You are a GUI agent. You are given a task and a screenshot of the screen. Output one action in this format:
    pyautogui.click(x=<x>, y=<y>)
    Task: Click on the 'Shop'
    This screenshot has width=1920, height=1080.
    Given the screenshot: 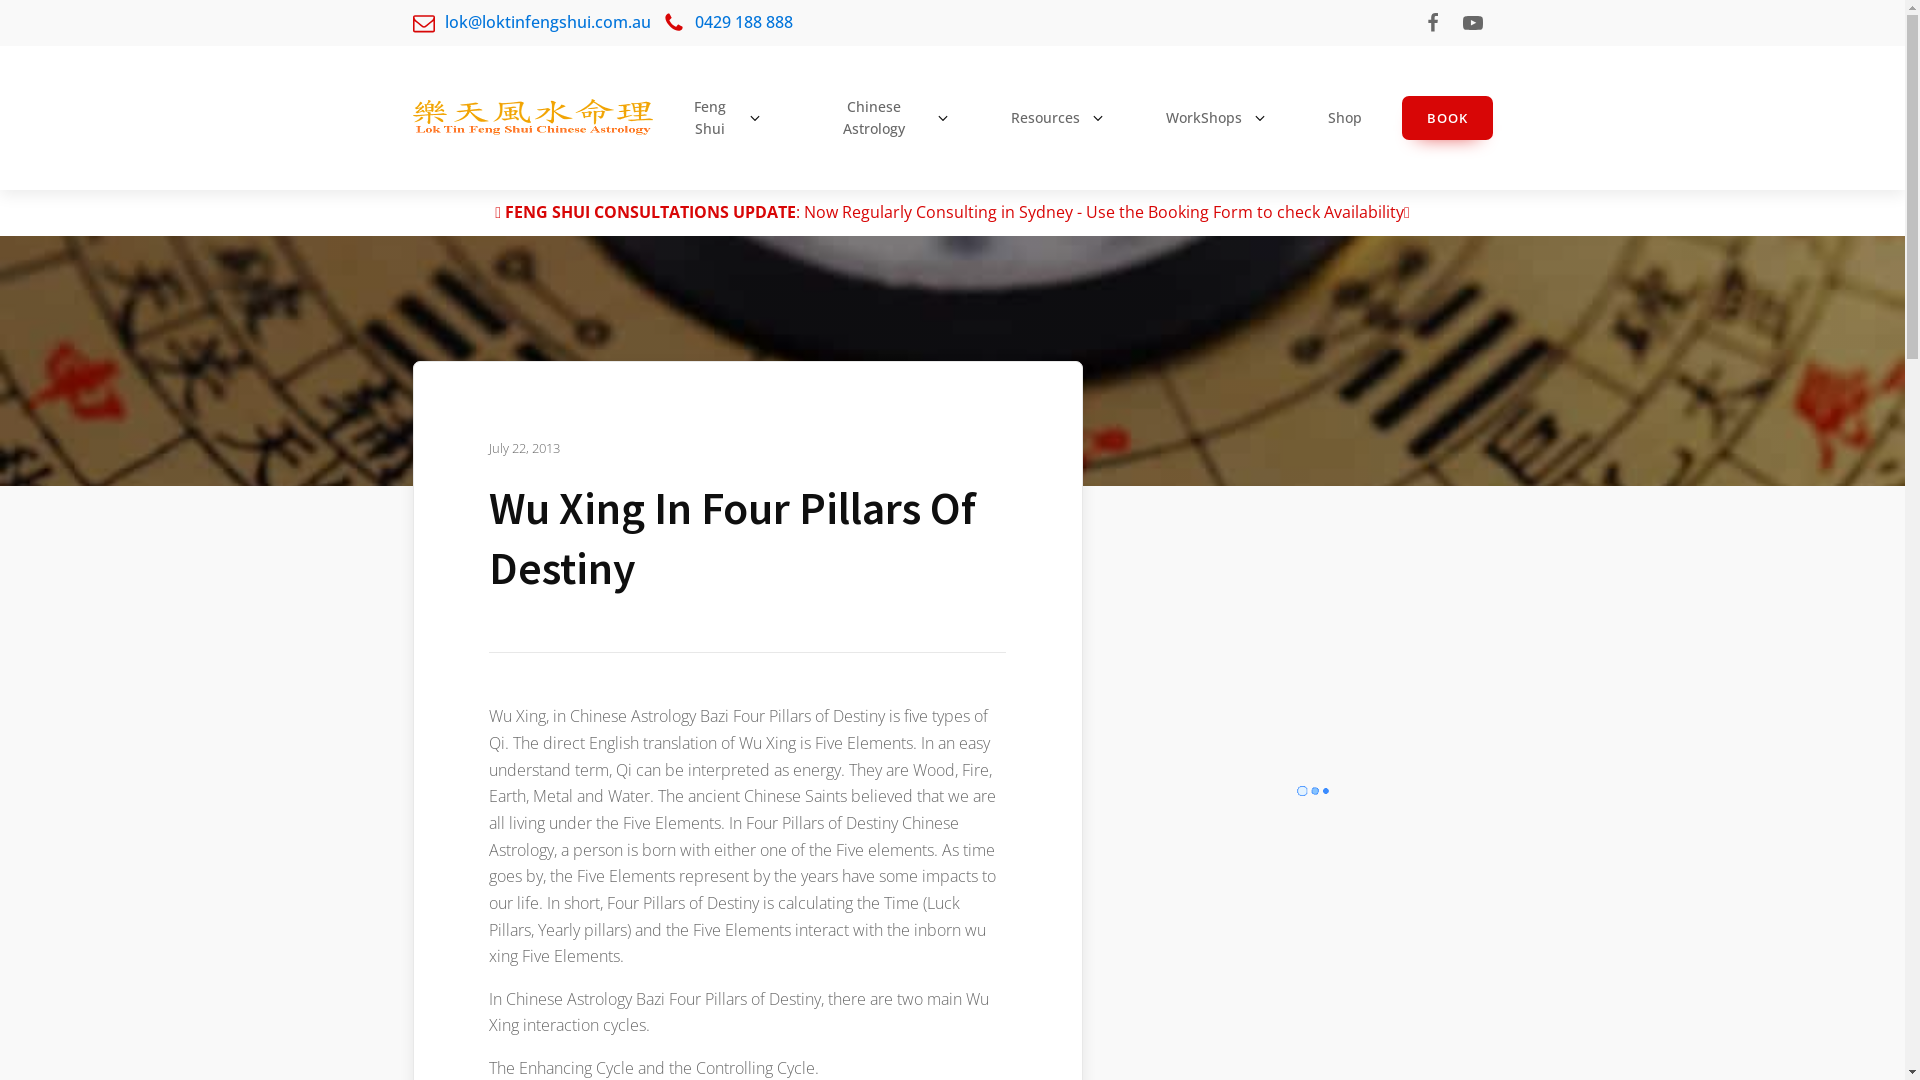 What is the action you would take?
    pyautogui.click(x=1349, y=118)
    